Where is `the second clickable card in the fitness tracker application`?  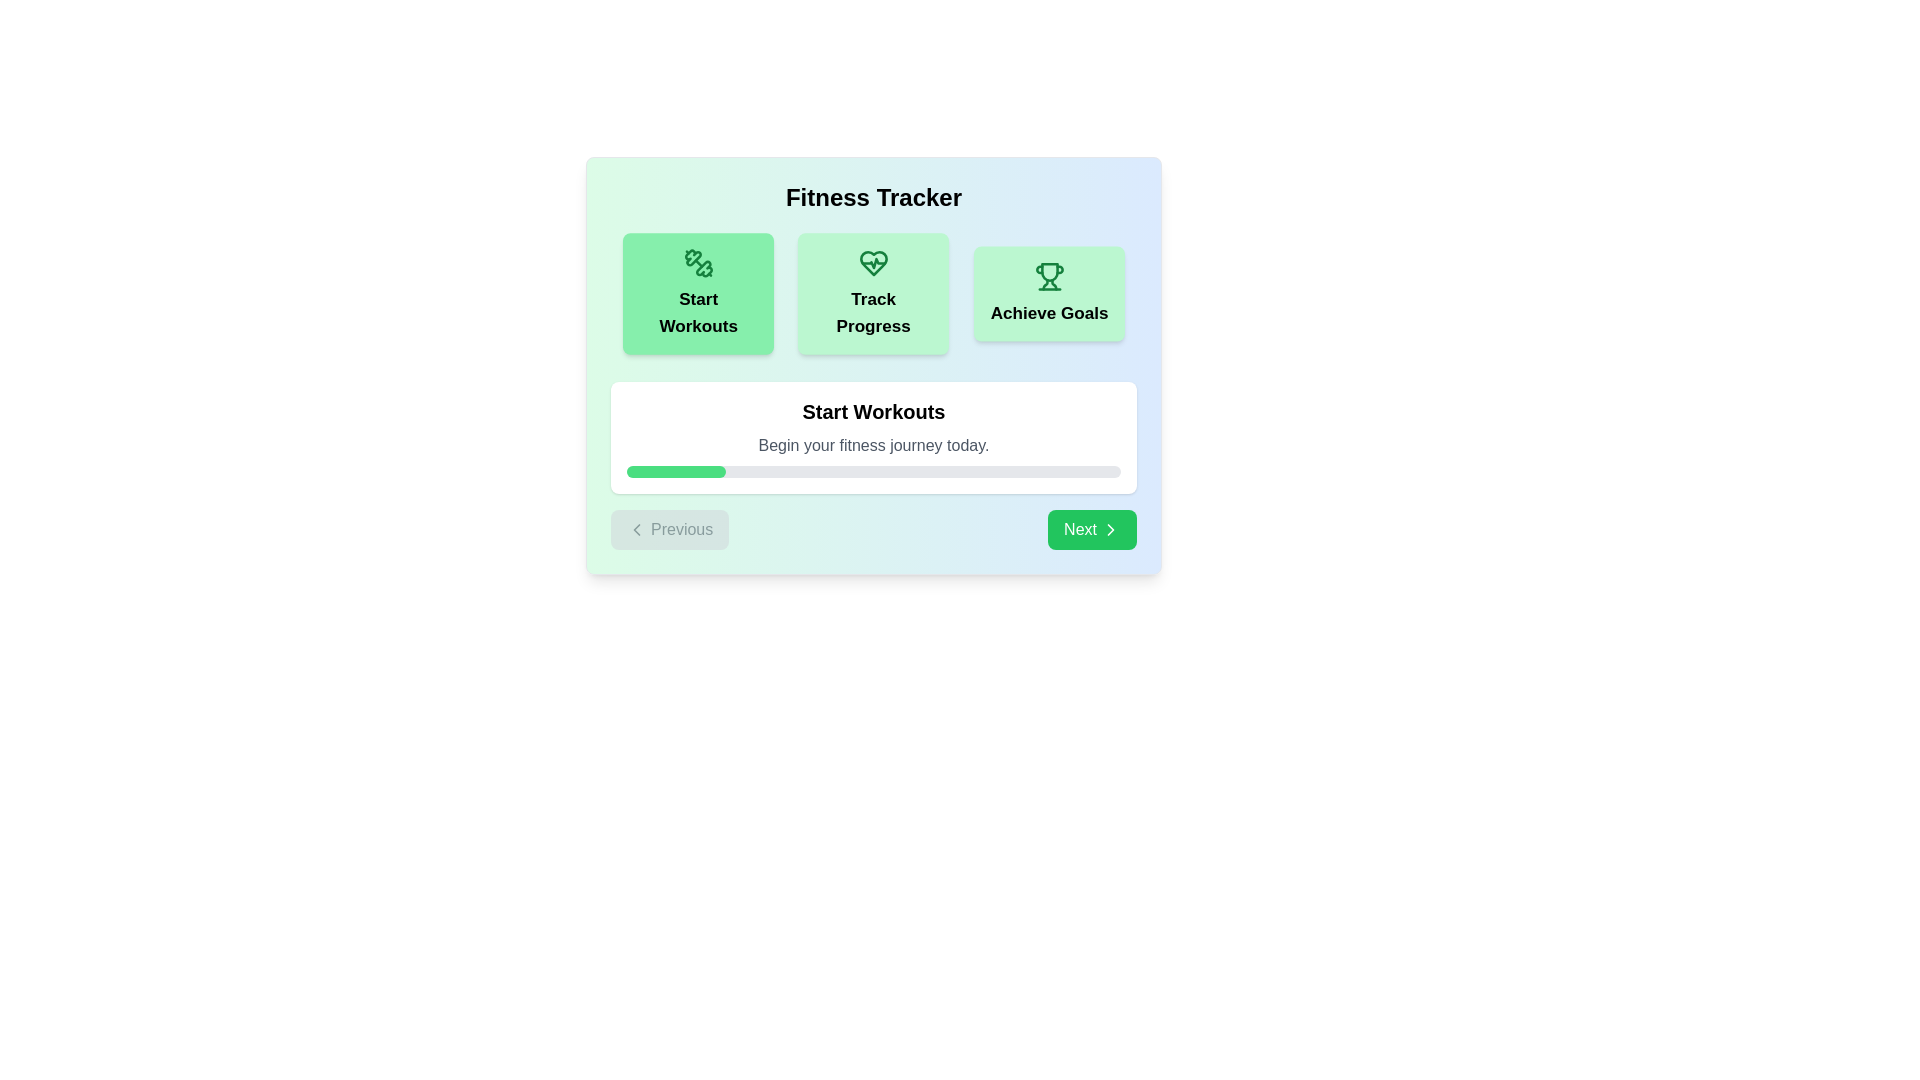 the second clickable card in the fitness tracker application is located at coordinates (873, 293).